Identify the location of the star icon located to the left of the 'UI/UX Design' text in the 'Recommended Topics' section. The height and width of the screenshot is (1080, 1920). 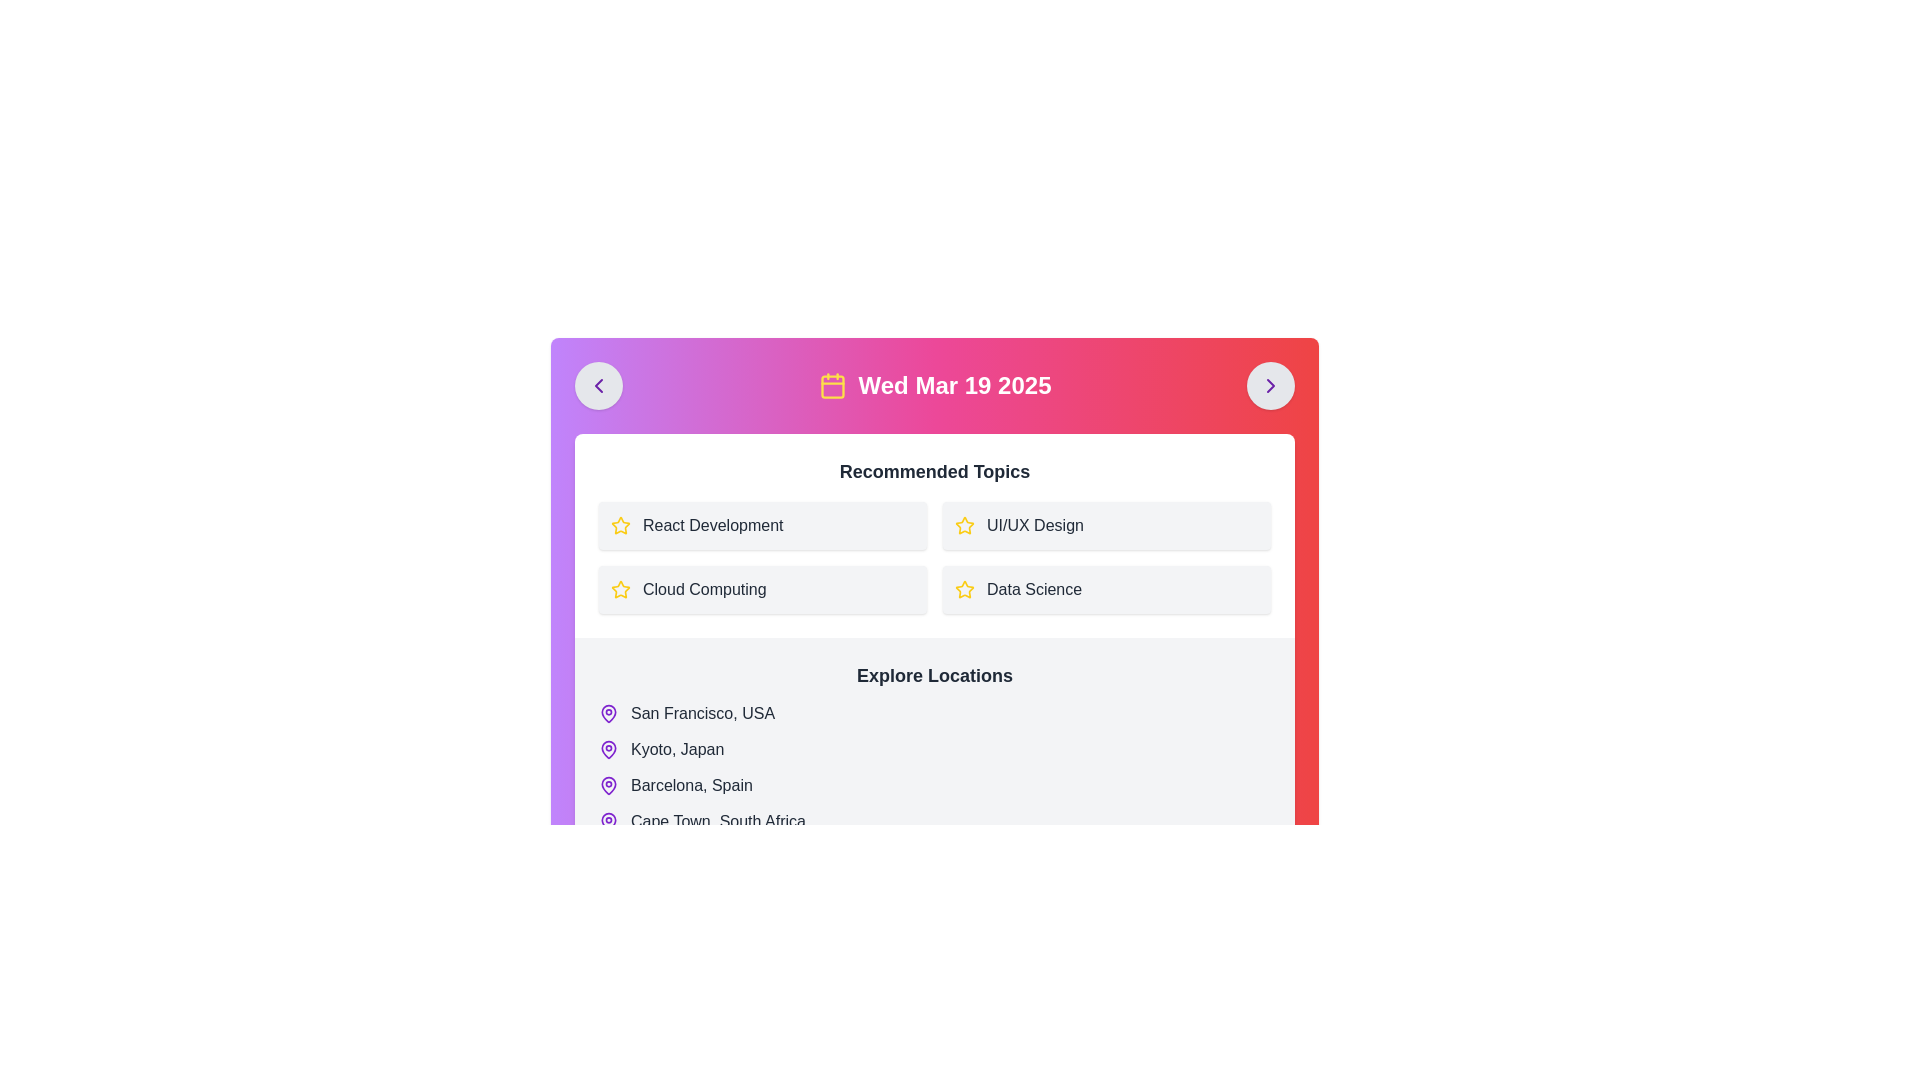
(964, 524).